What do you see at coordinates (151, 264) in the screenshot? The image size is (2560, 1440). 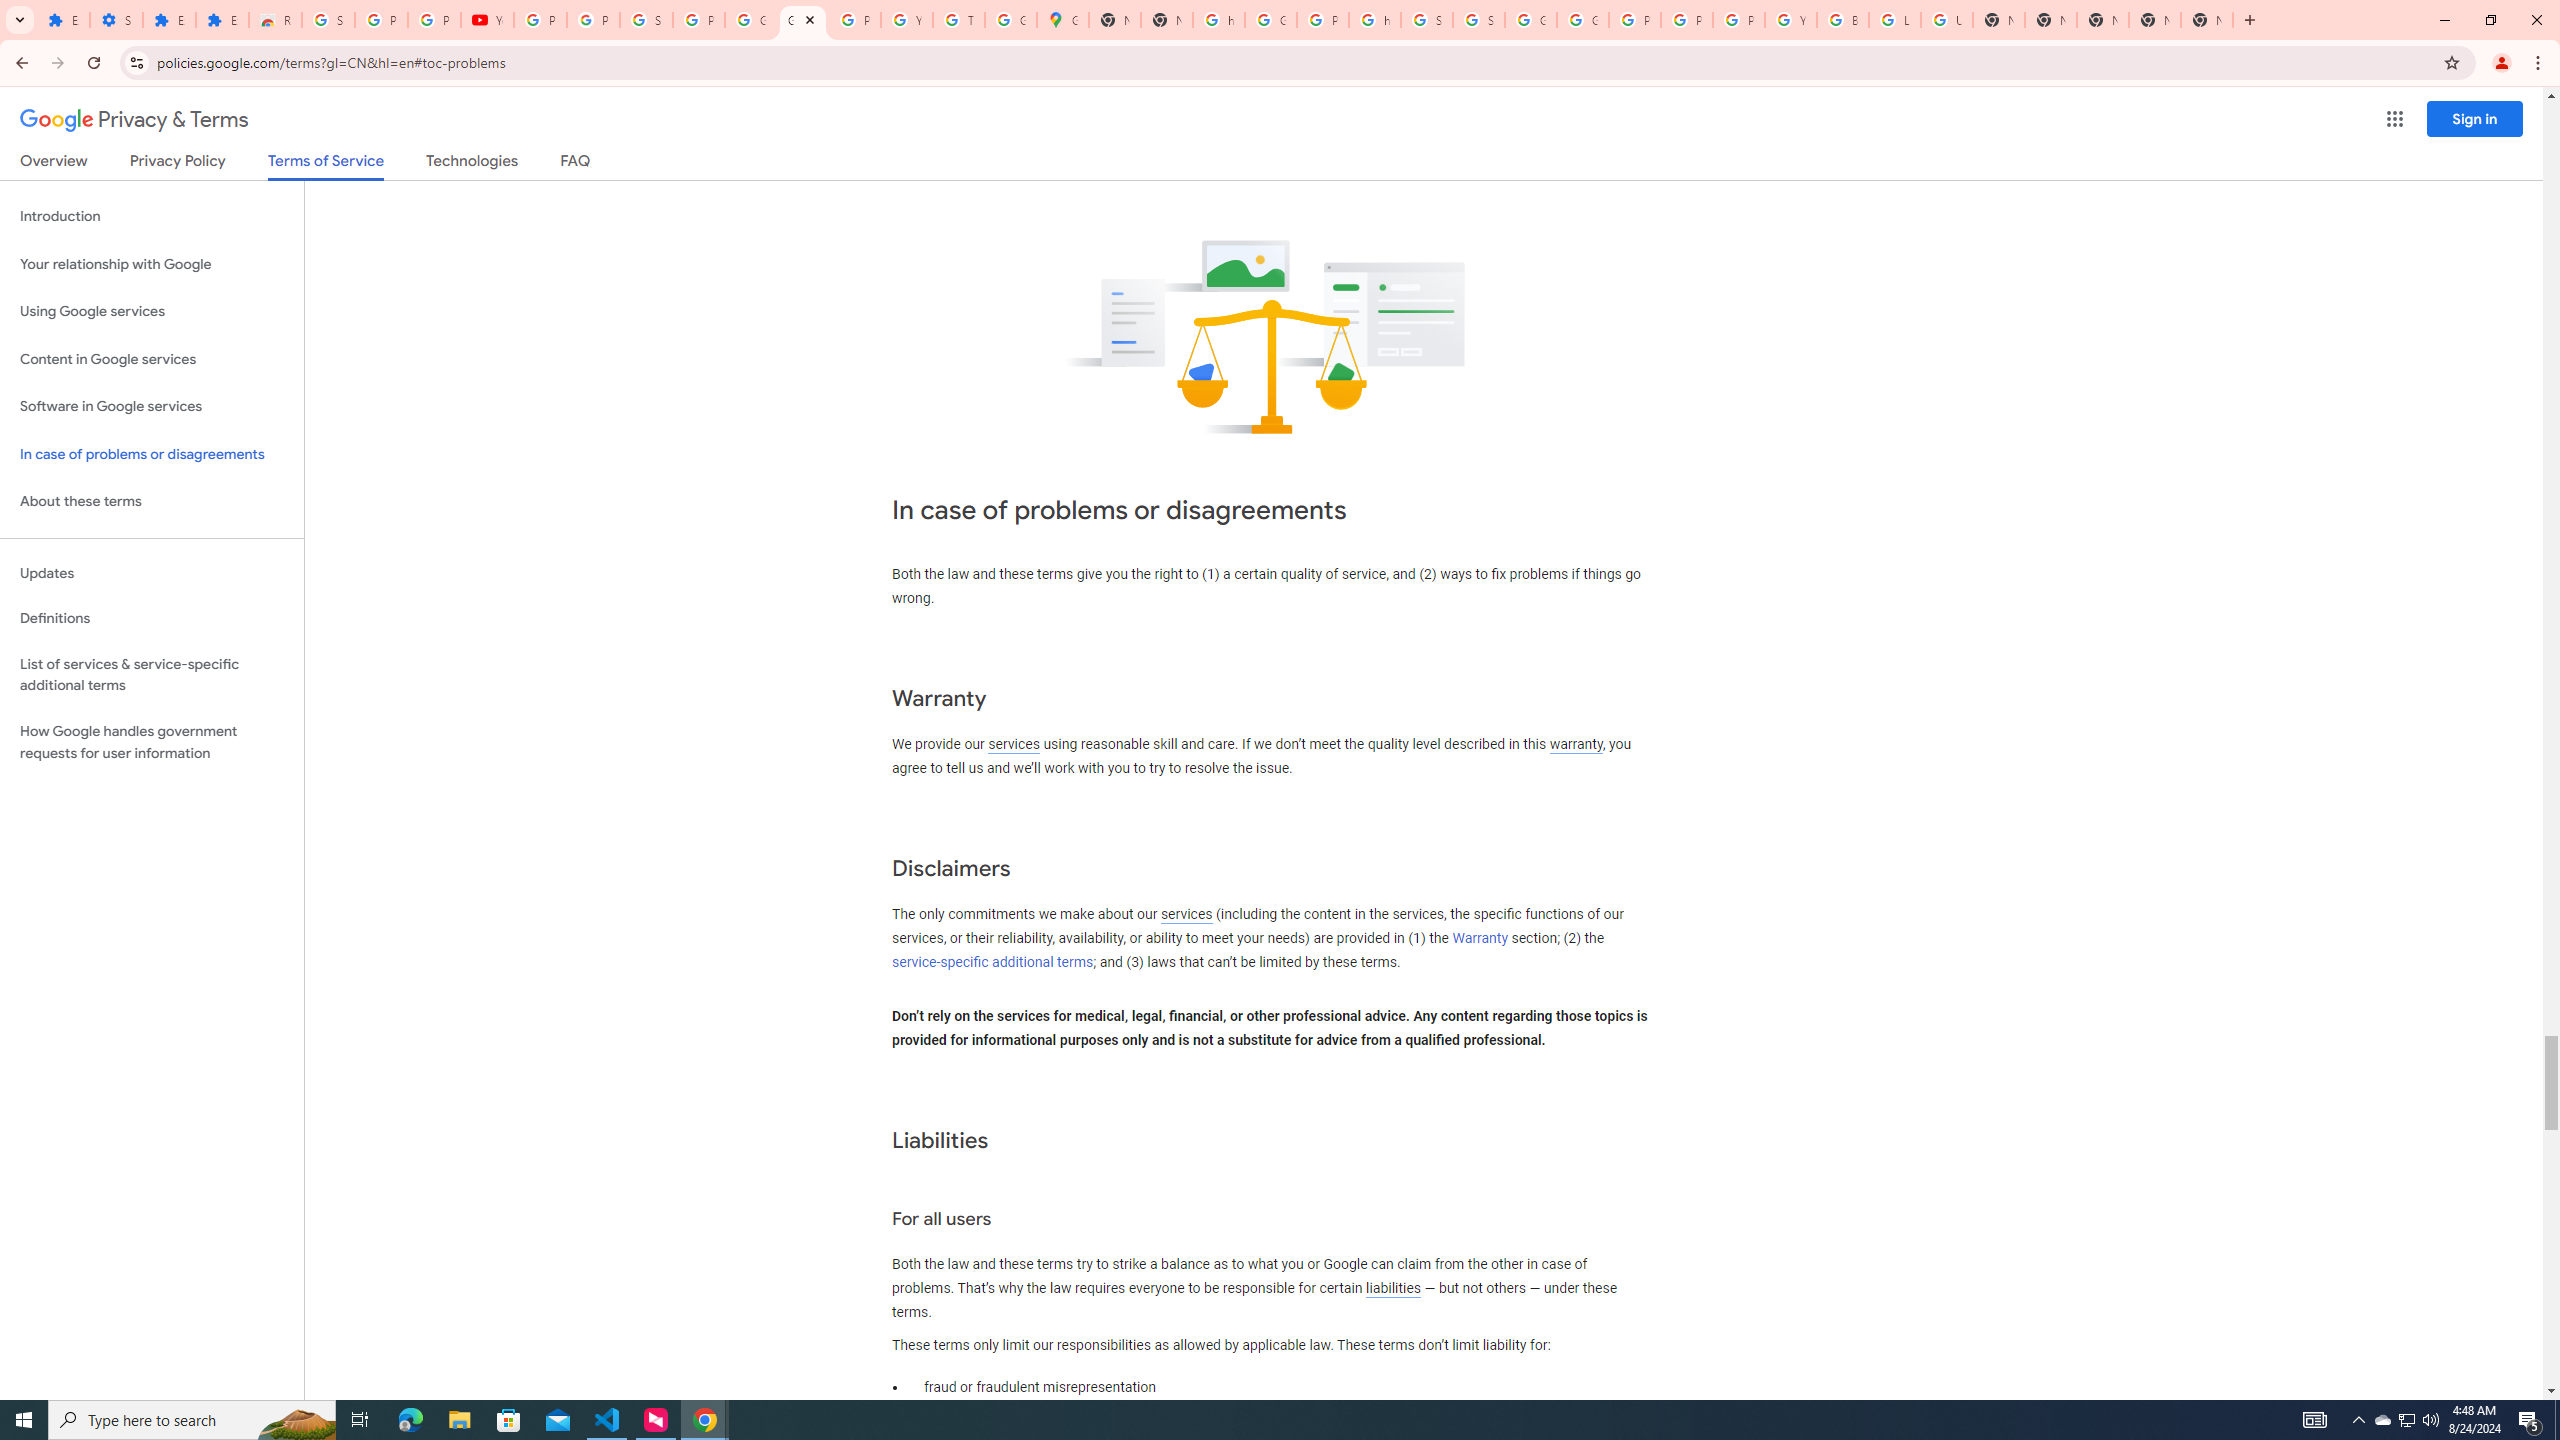 I see `'Your relationship with Google'` at bounding box center [151, 264].